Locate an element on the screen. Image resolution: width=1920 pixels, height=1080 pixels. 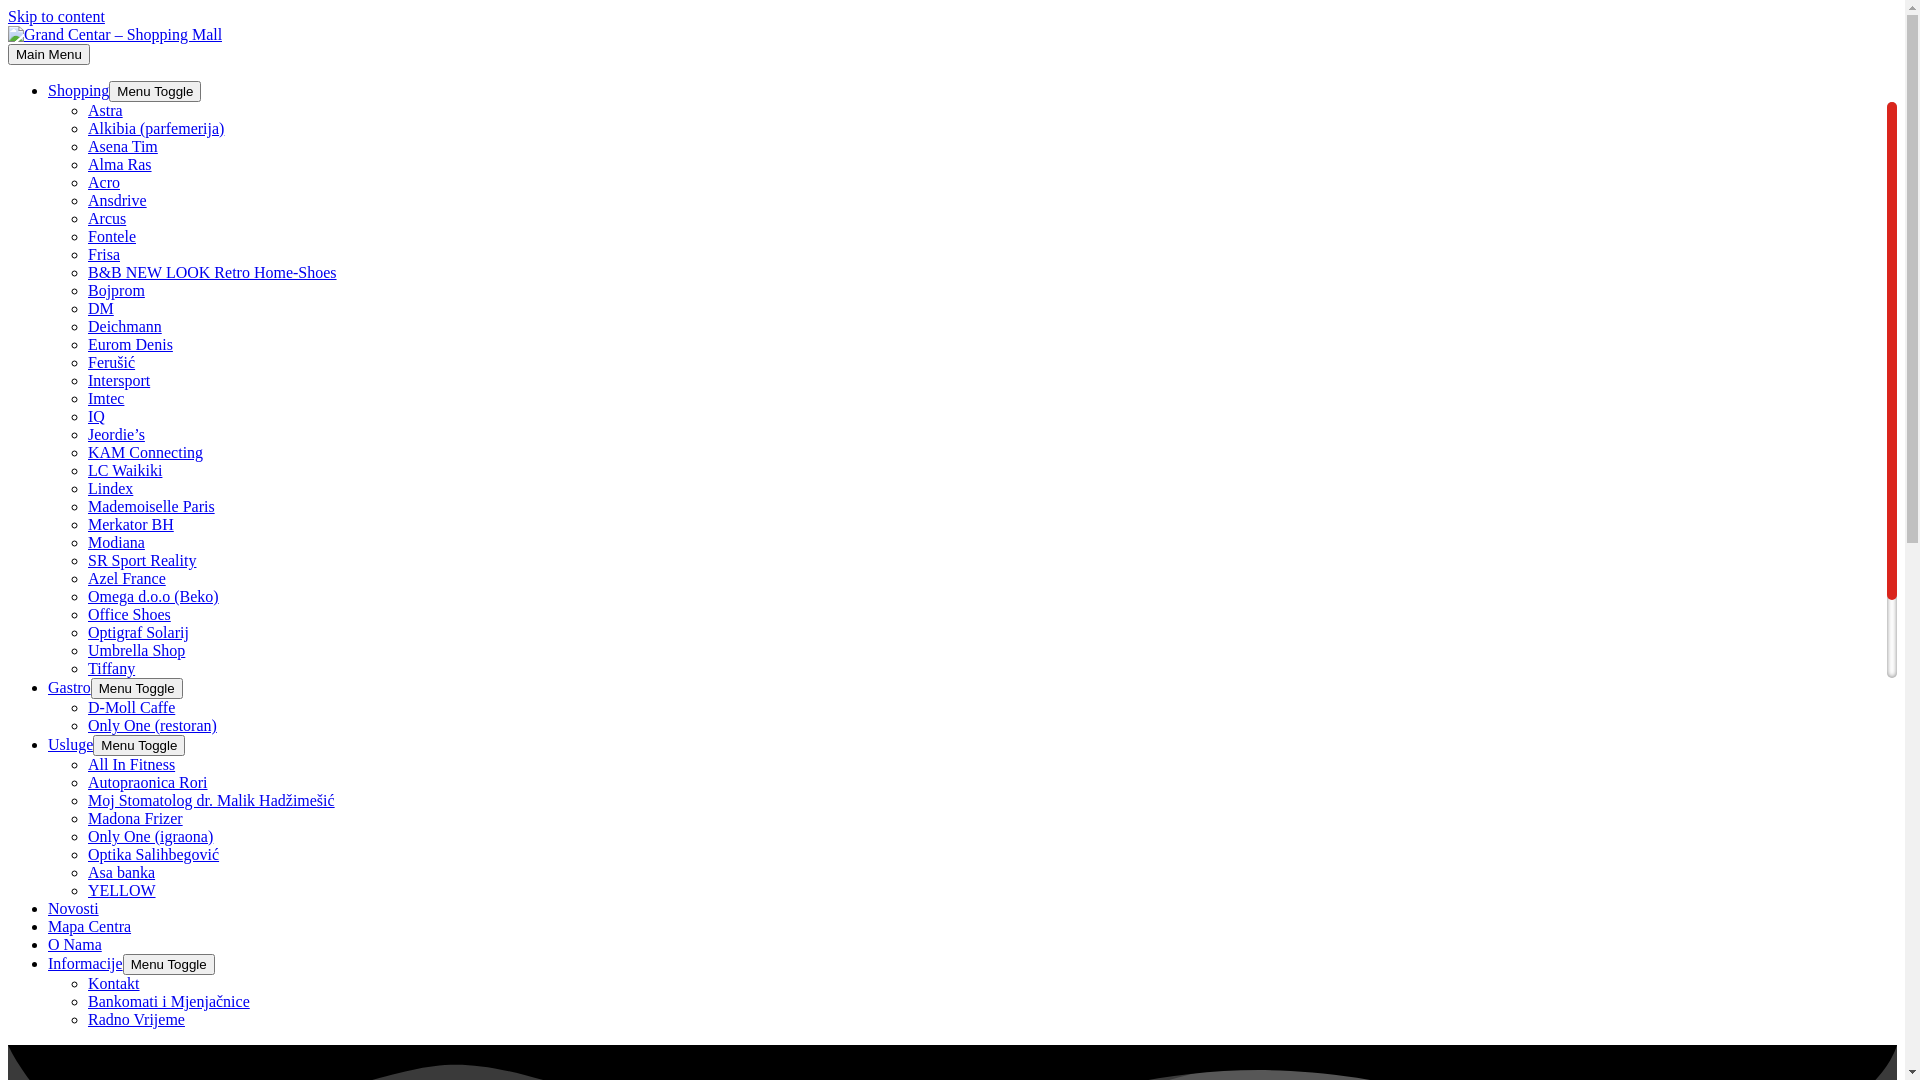
'Informacije' is located at coordinates (48, 962).